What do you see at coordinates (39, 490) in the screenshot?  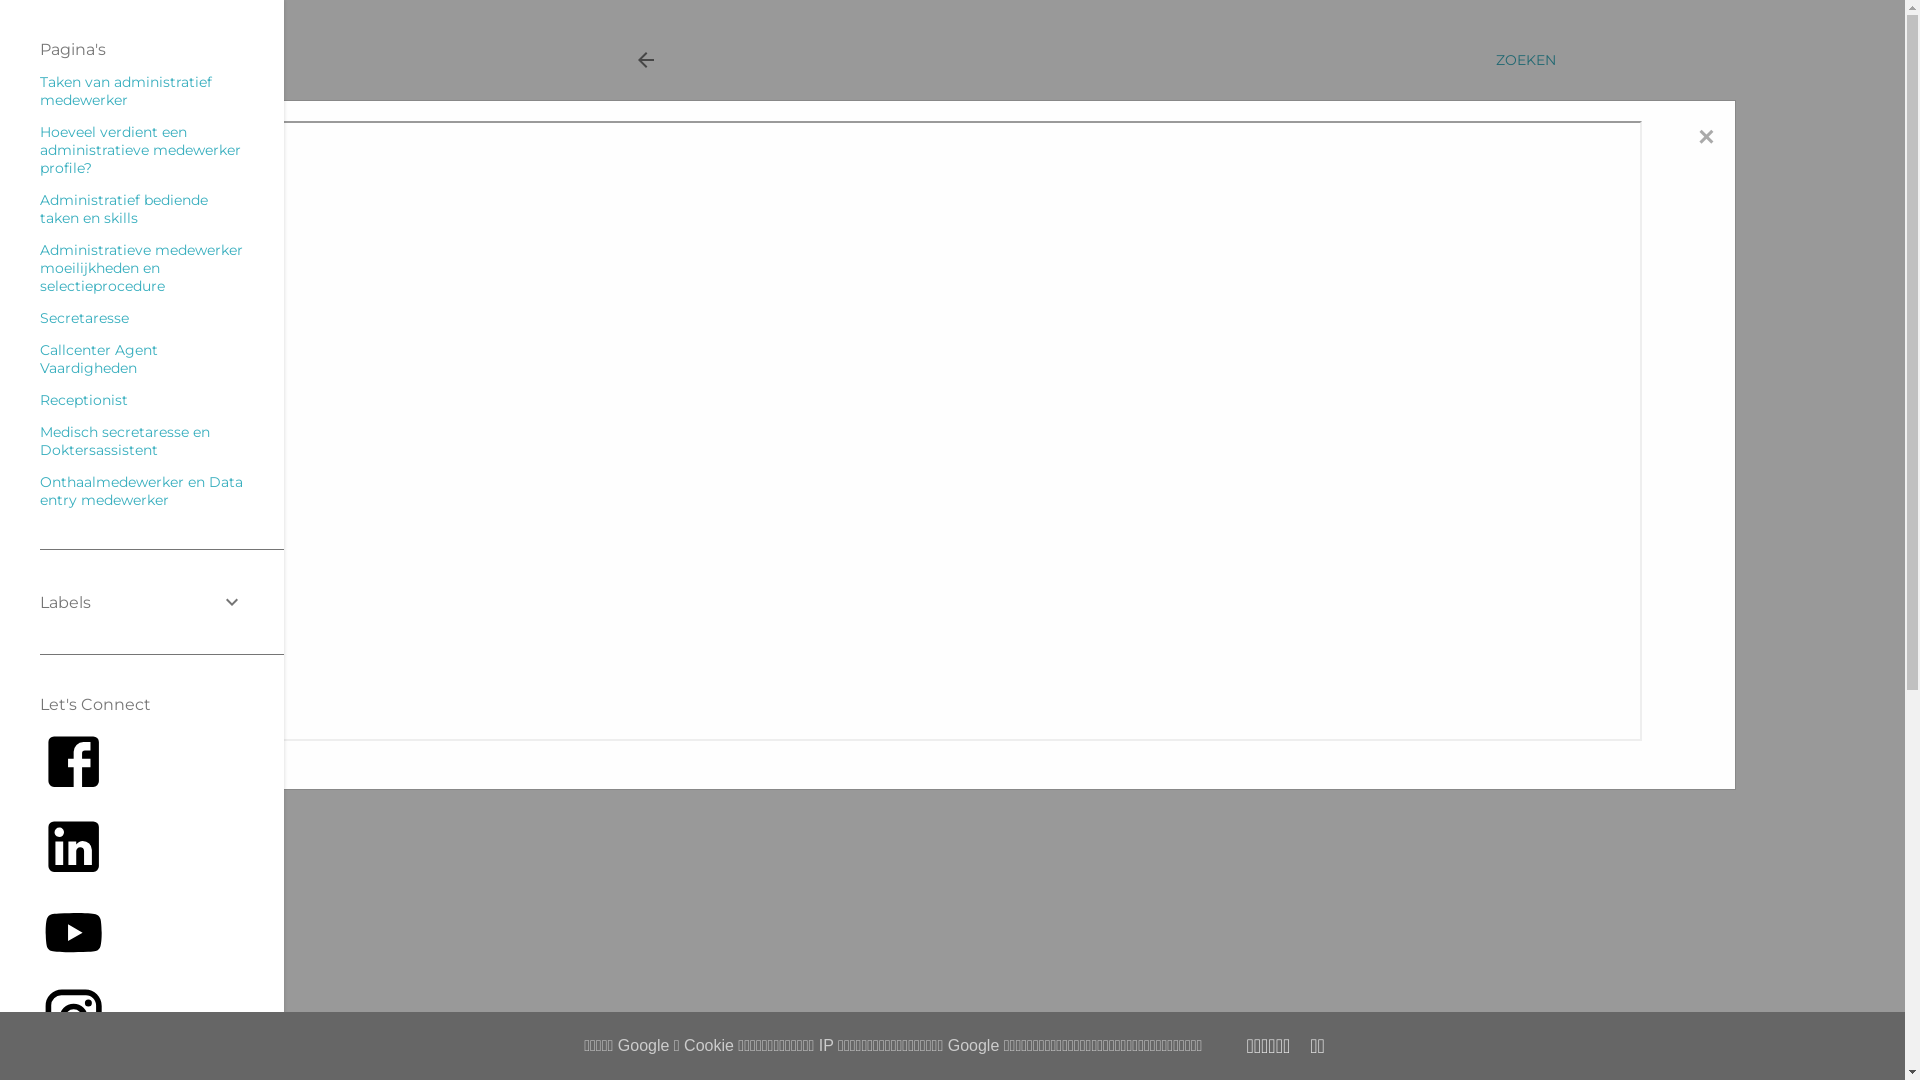 I see `'Onthaalmedewerker en Data entry medewerker'` at bounding box center [39, 490].